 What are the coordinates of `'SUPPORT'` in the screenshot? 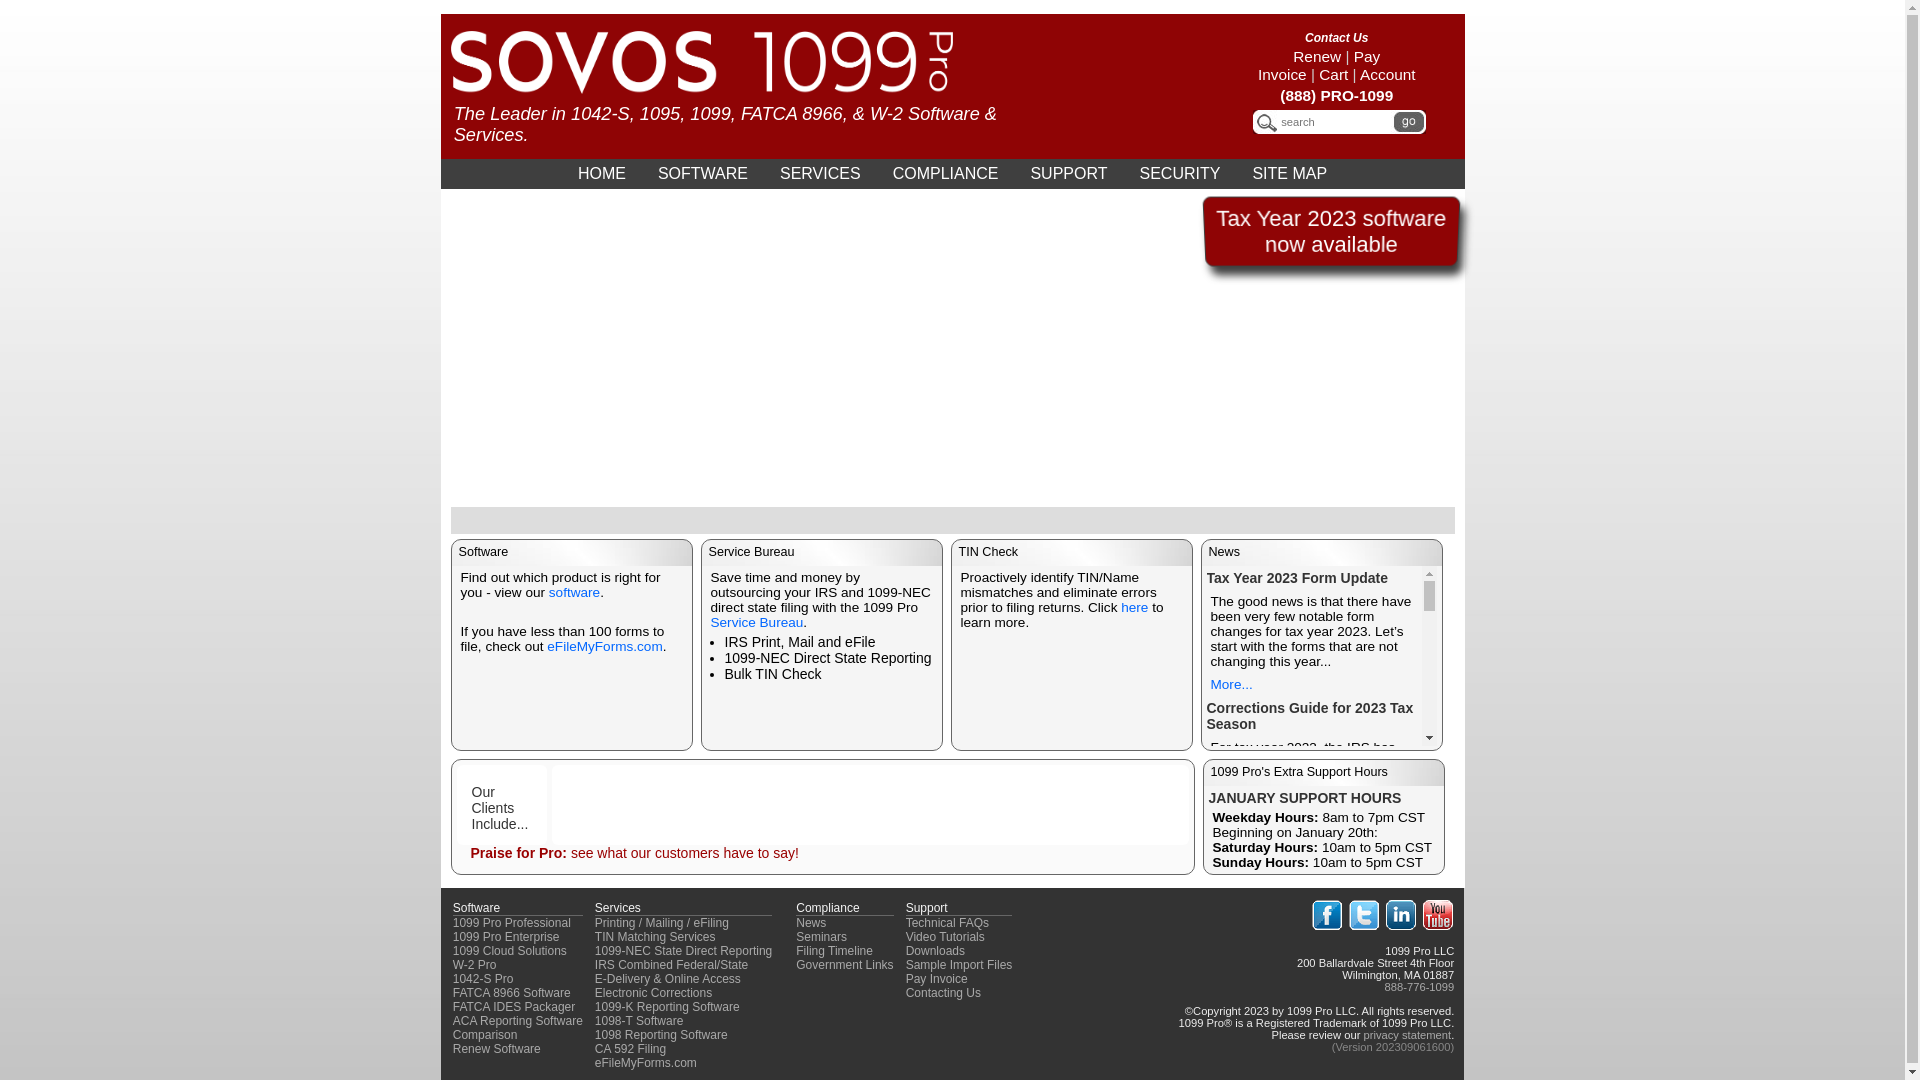 It's located at (1067, 172).